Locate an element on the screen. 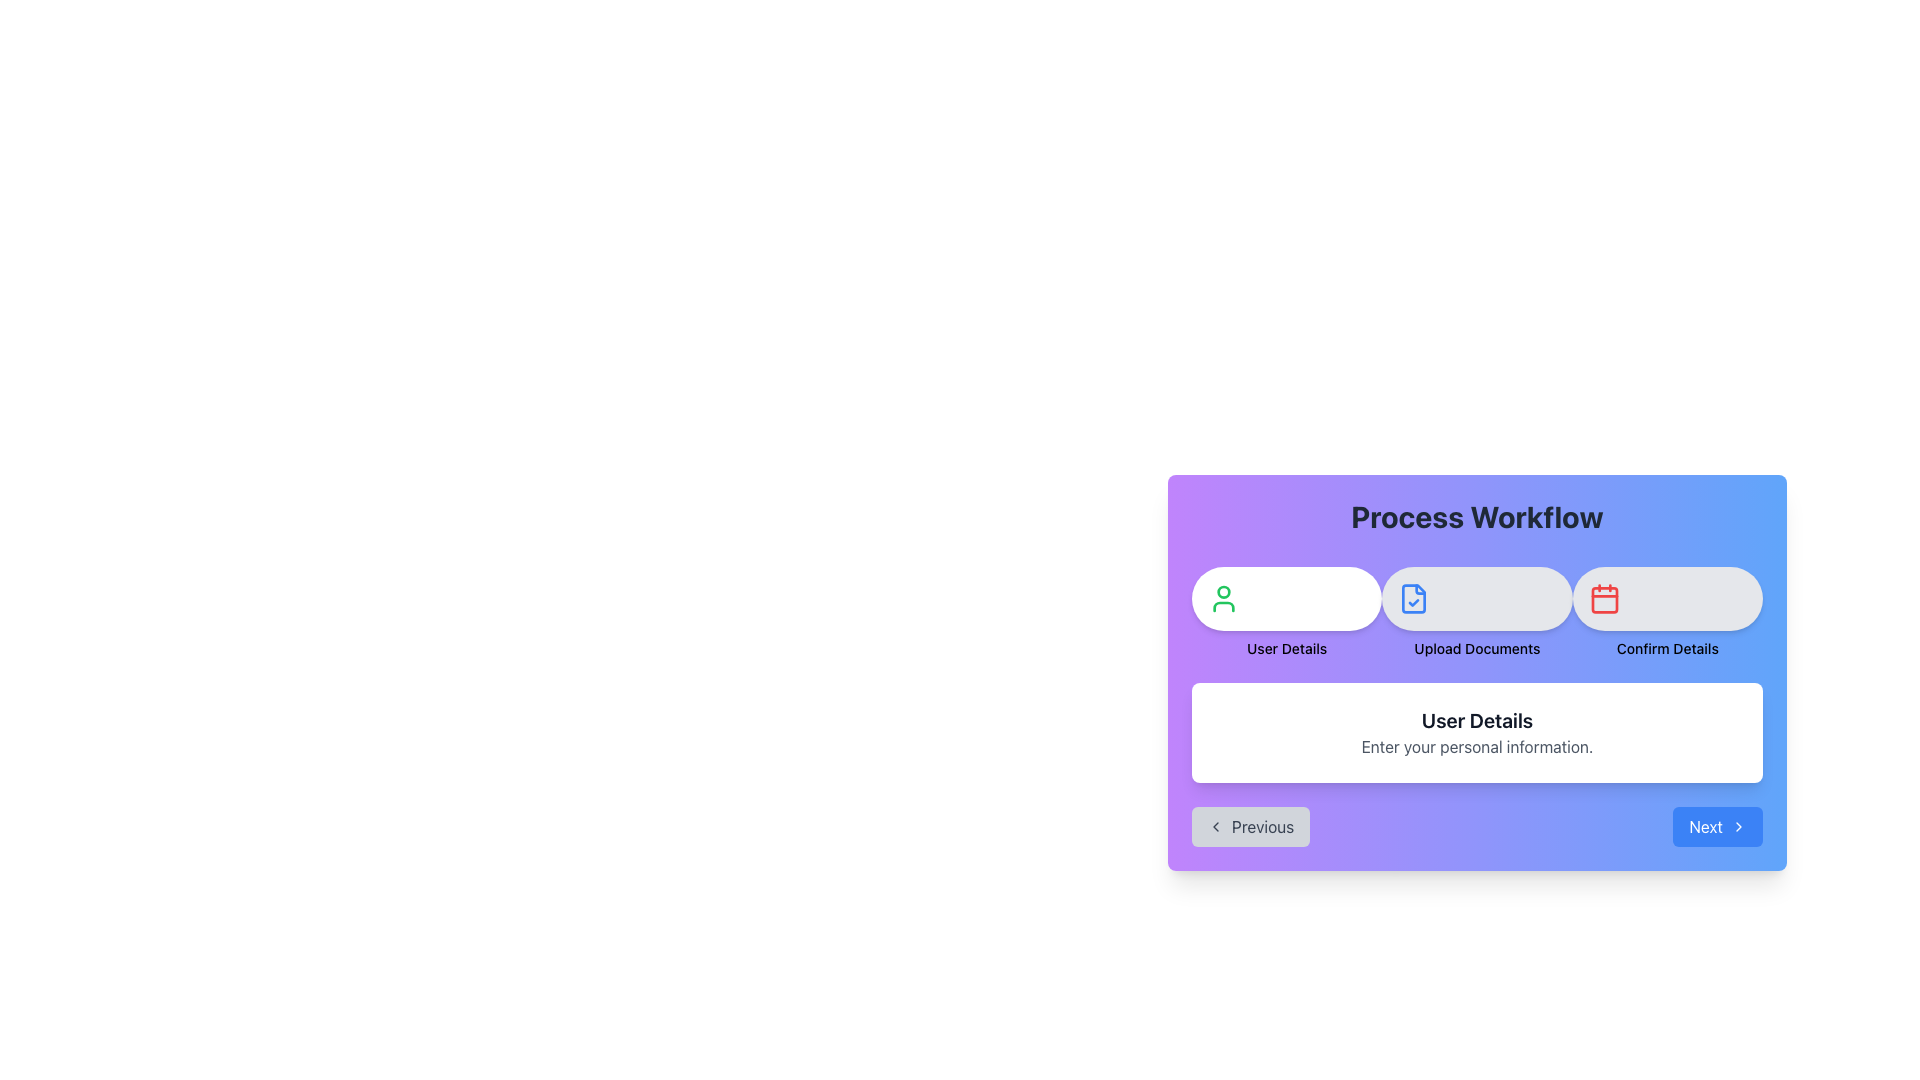  the text label that says 'Enter your personal information.' styled in a smaller gray font located below the heading 'User Details' in a card-like layout is located at coordinates (1477, 747).